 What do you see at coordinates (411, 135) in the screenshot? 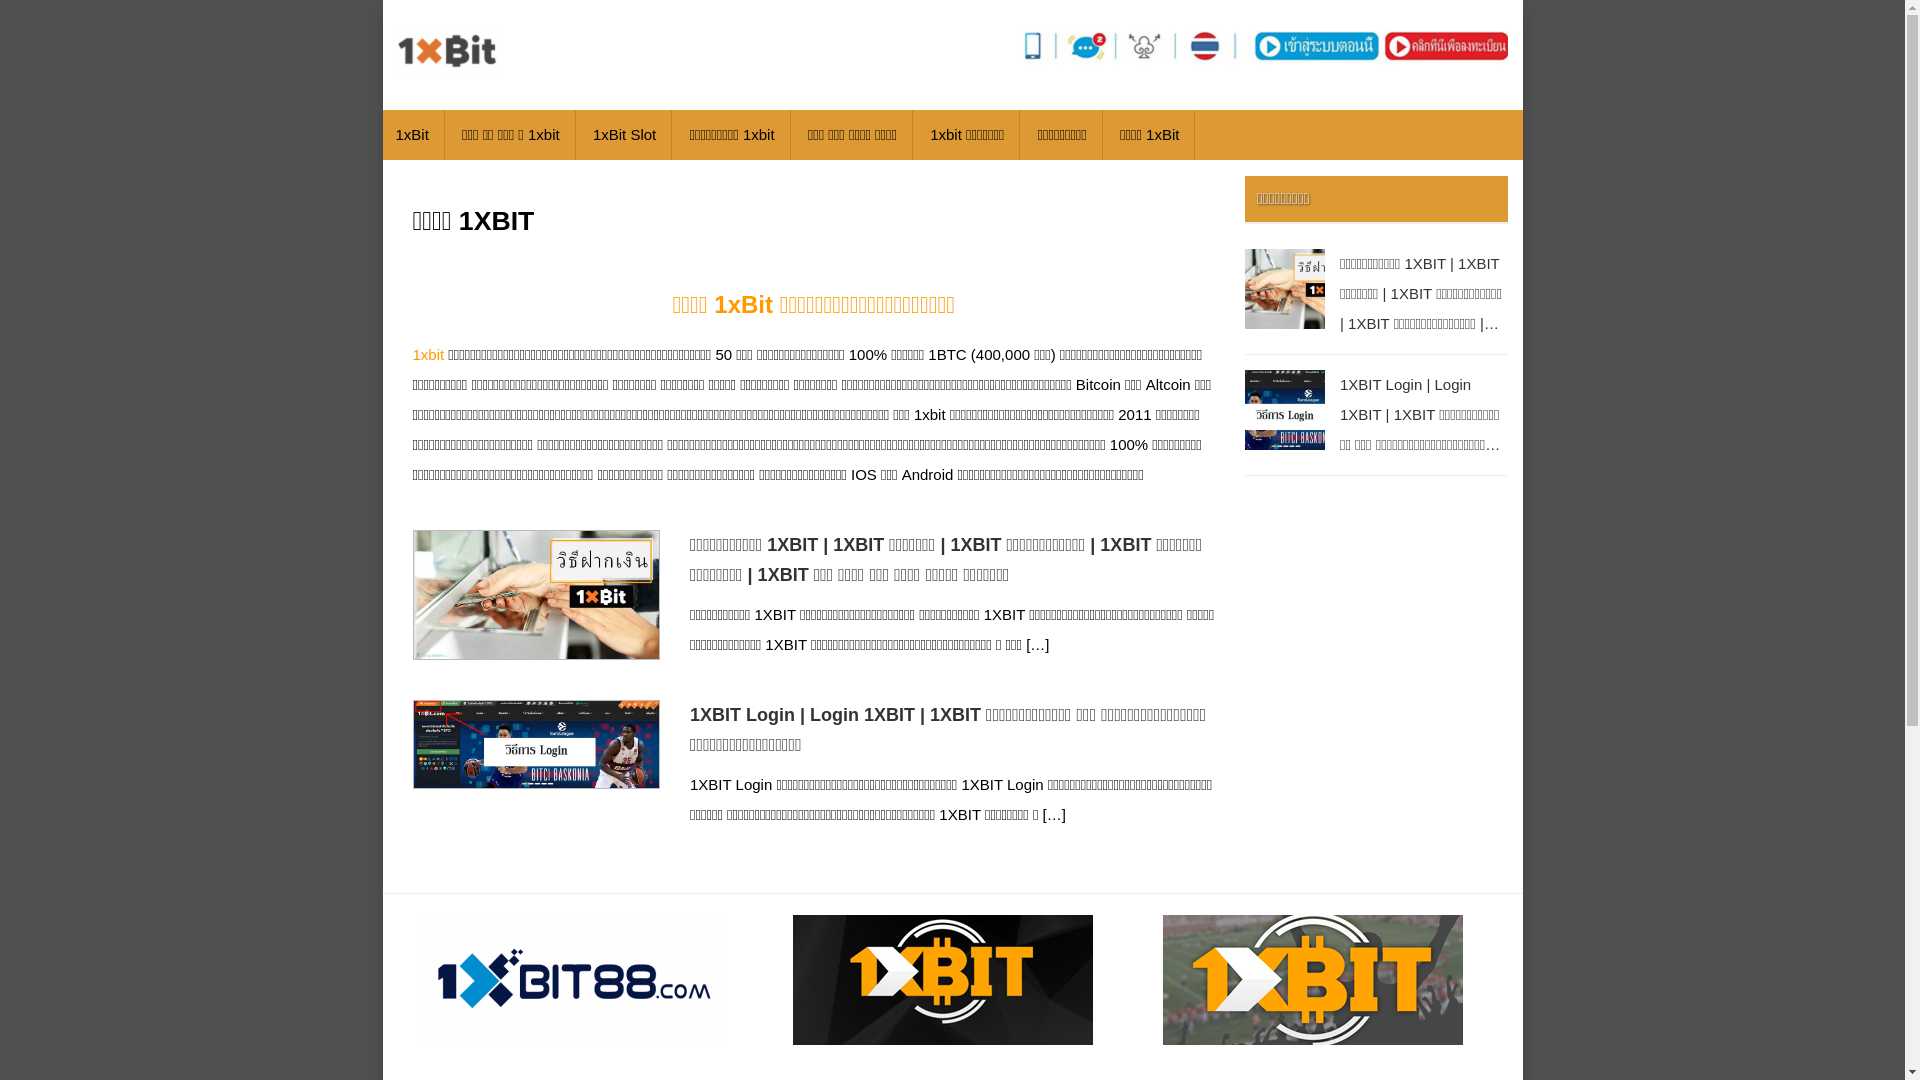
I see `'1xBit'` at bounding box center [411, 135].